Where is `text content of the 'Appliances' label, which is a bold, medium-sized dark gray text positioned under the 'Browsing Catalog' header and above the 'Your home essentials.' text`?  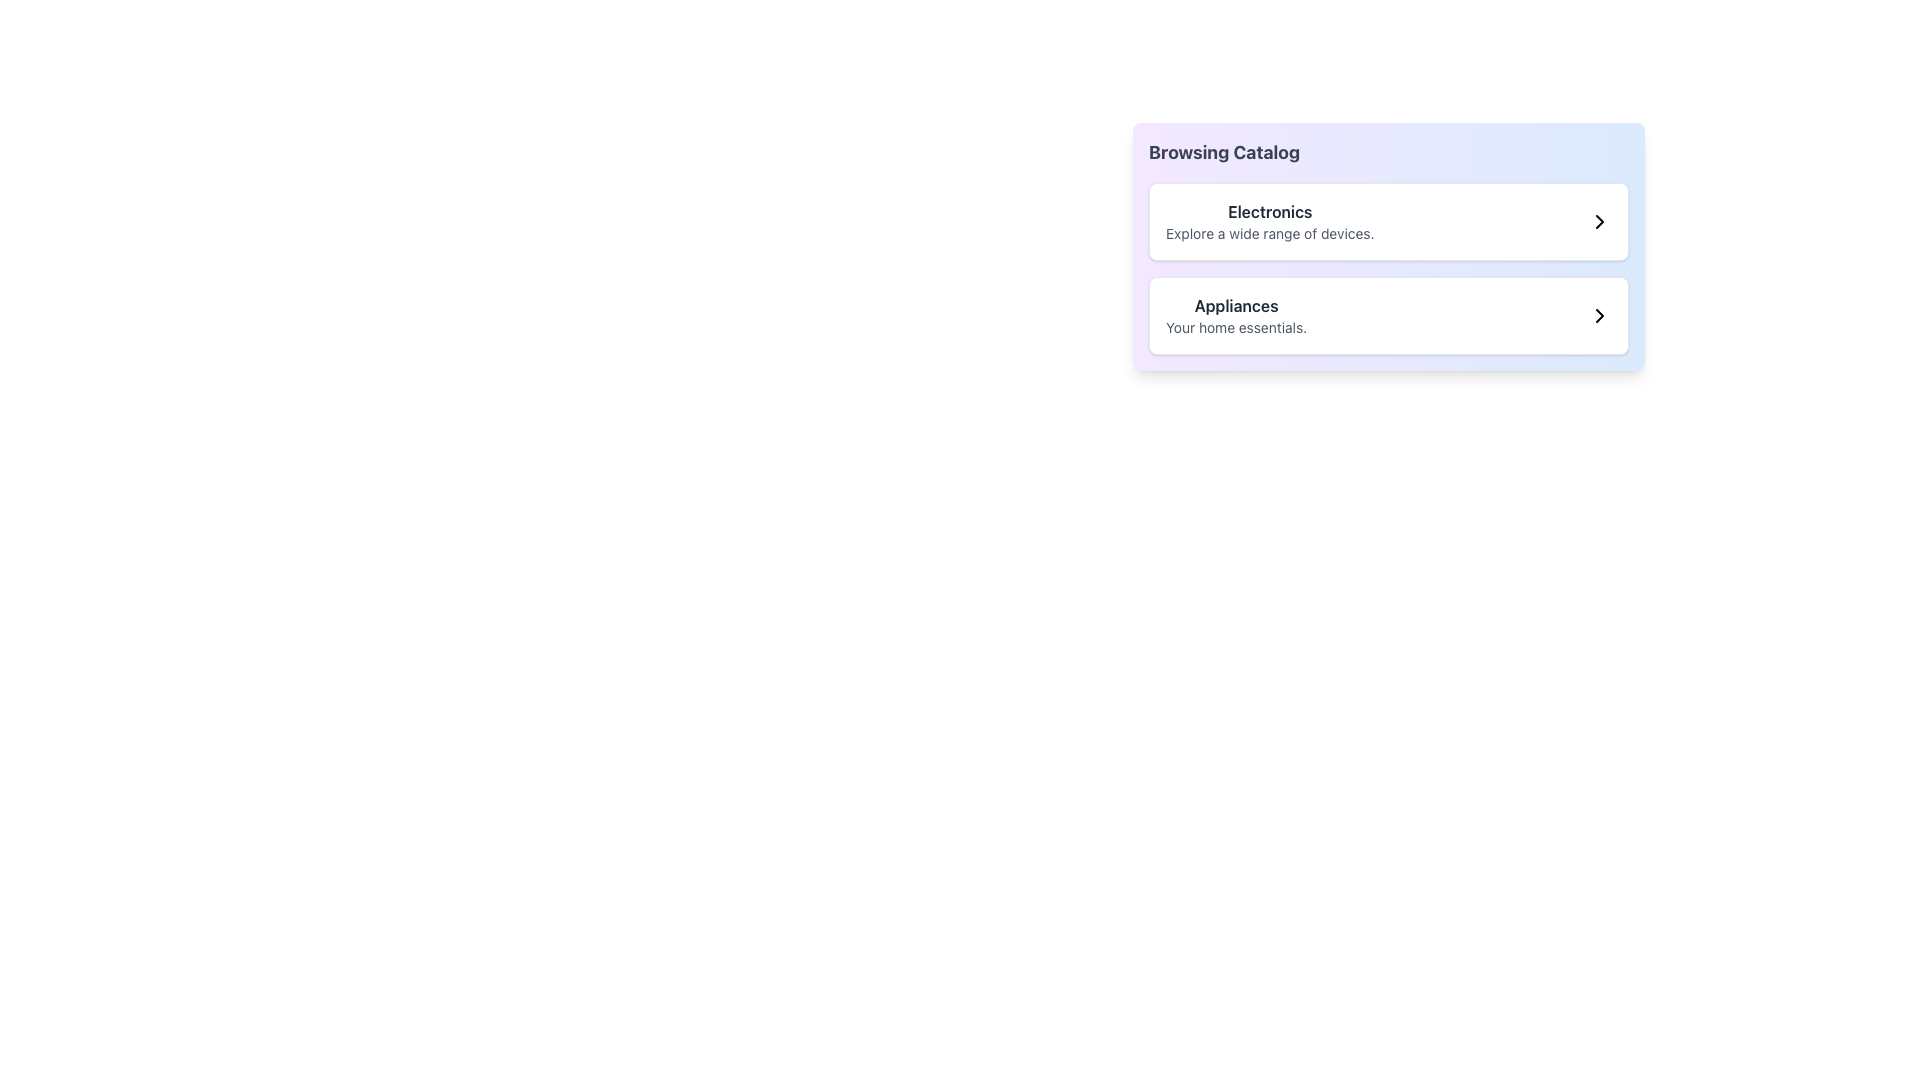
text content of the 'Appliances' label, which is a bold, medium-sized dark gray text positioned under the 'Browsing Catalog' header and above the 'Your home essentials.' text is located at coordinates (1235, 305).